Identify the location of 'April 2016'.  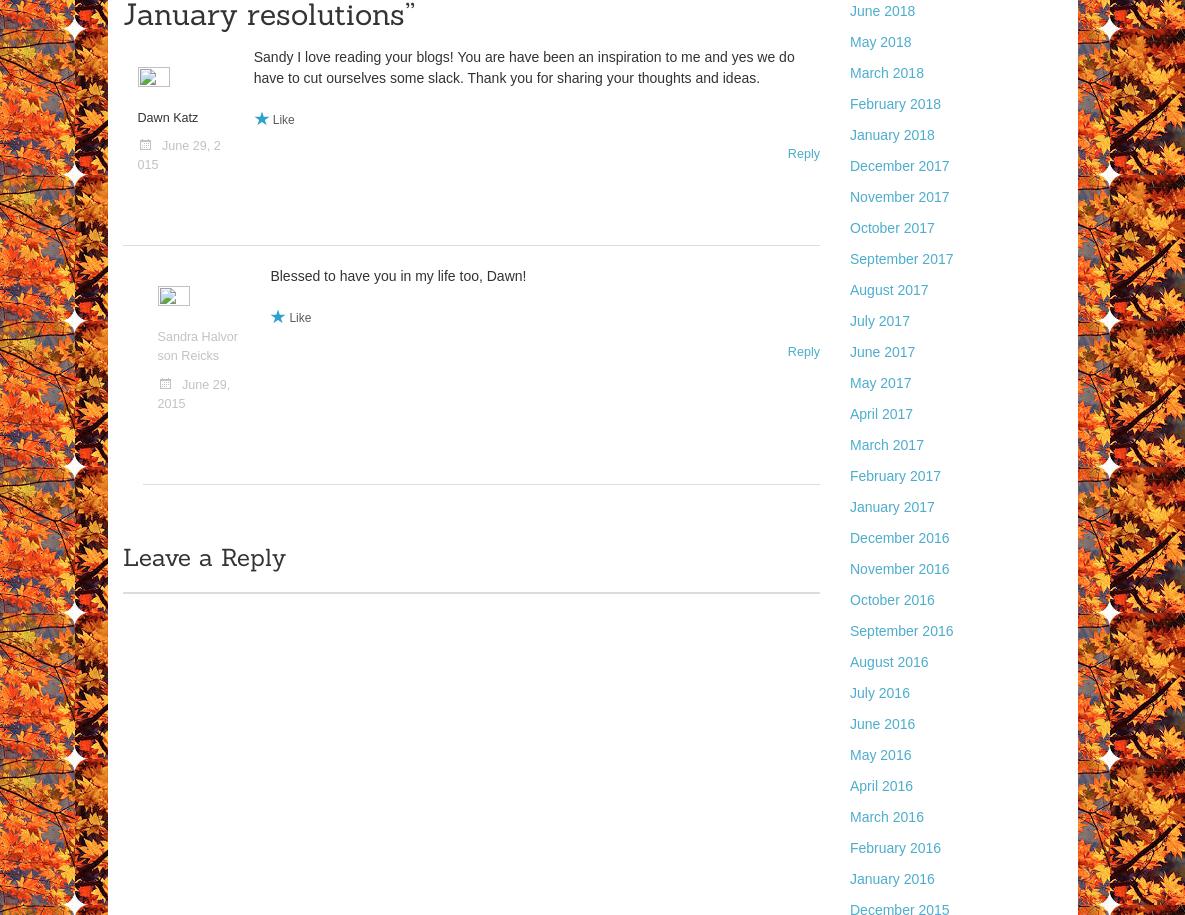
(881, 784).